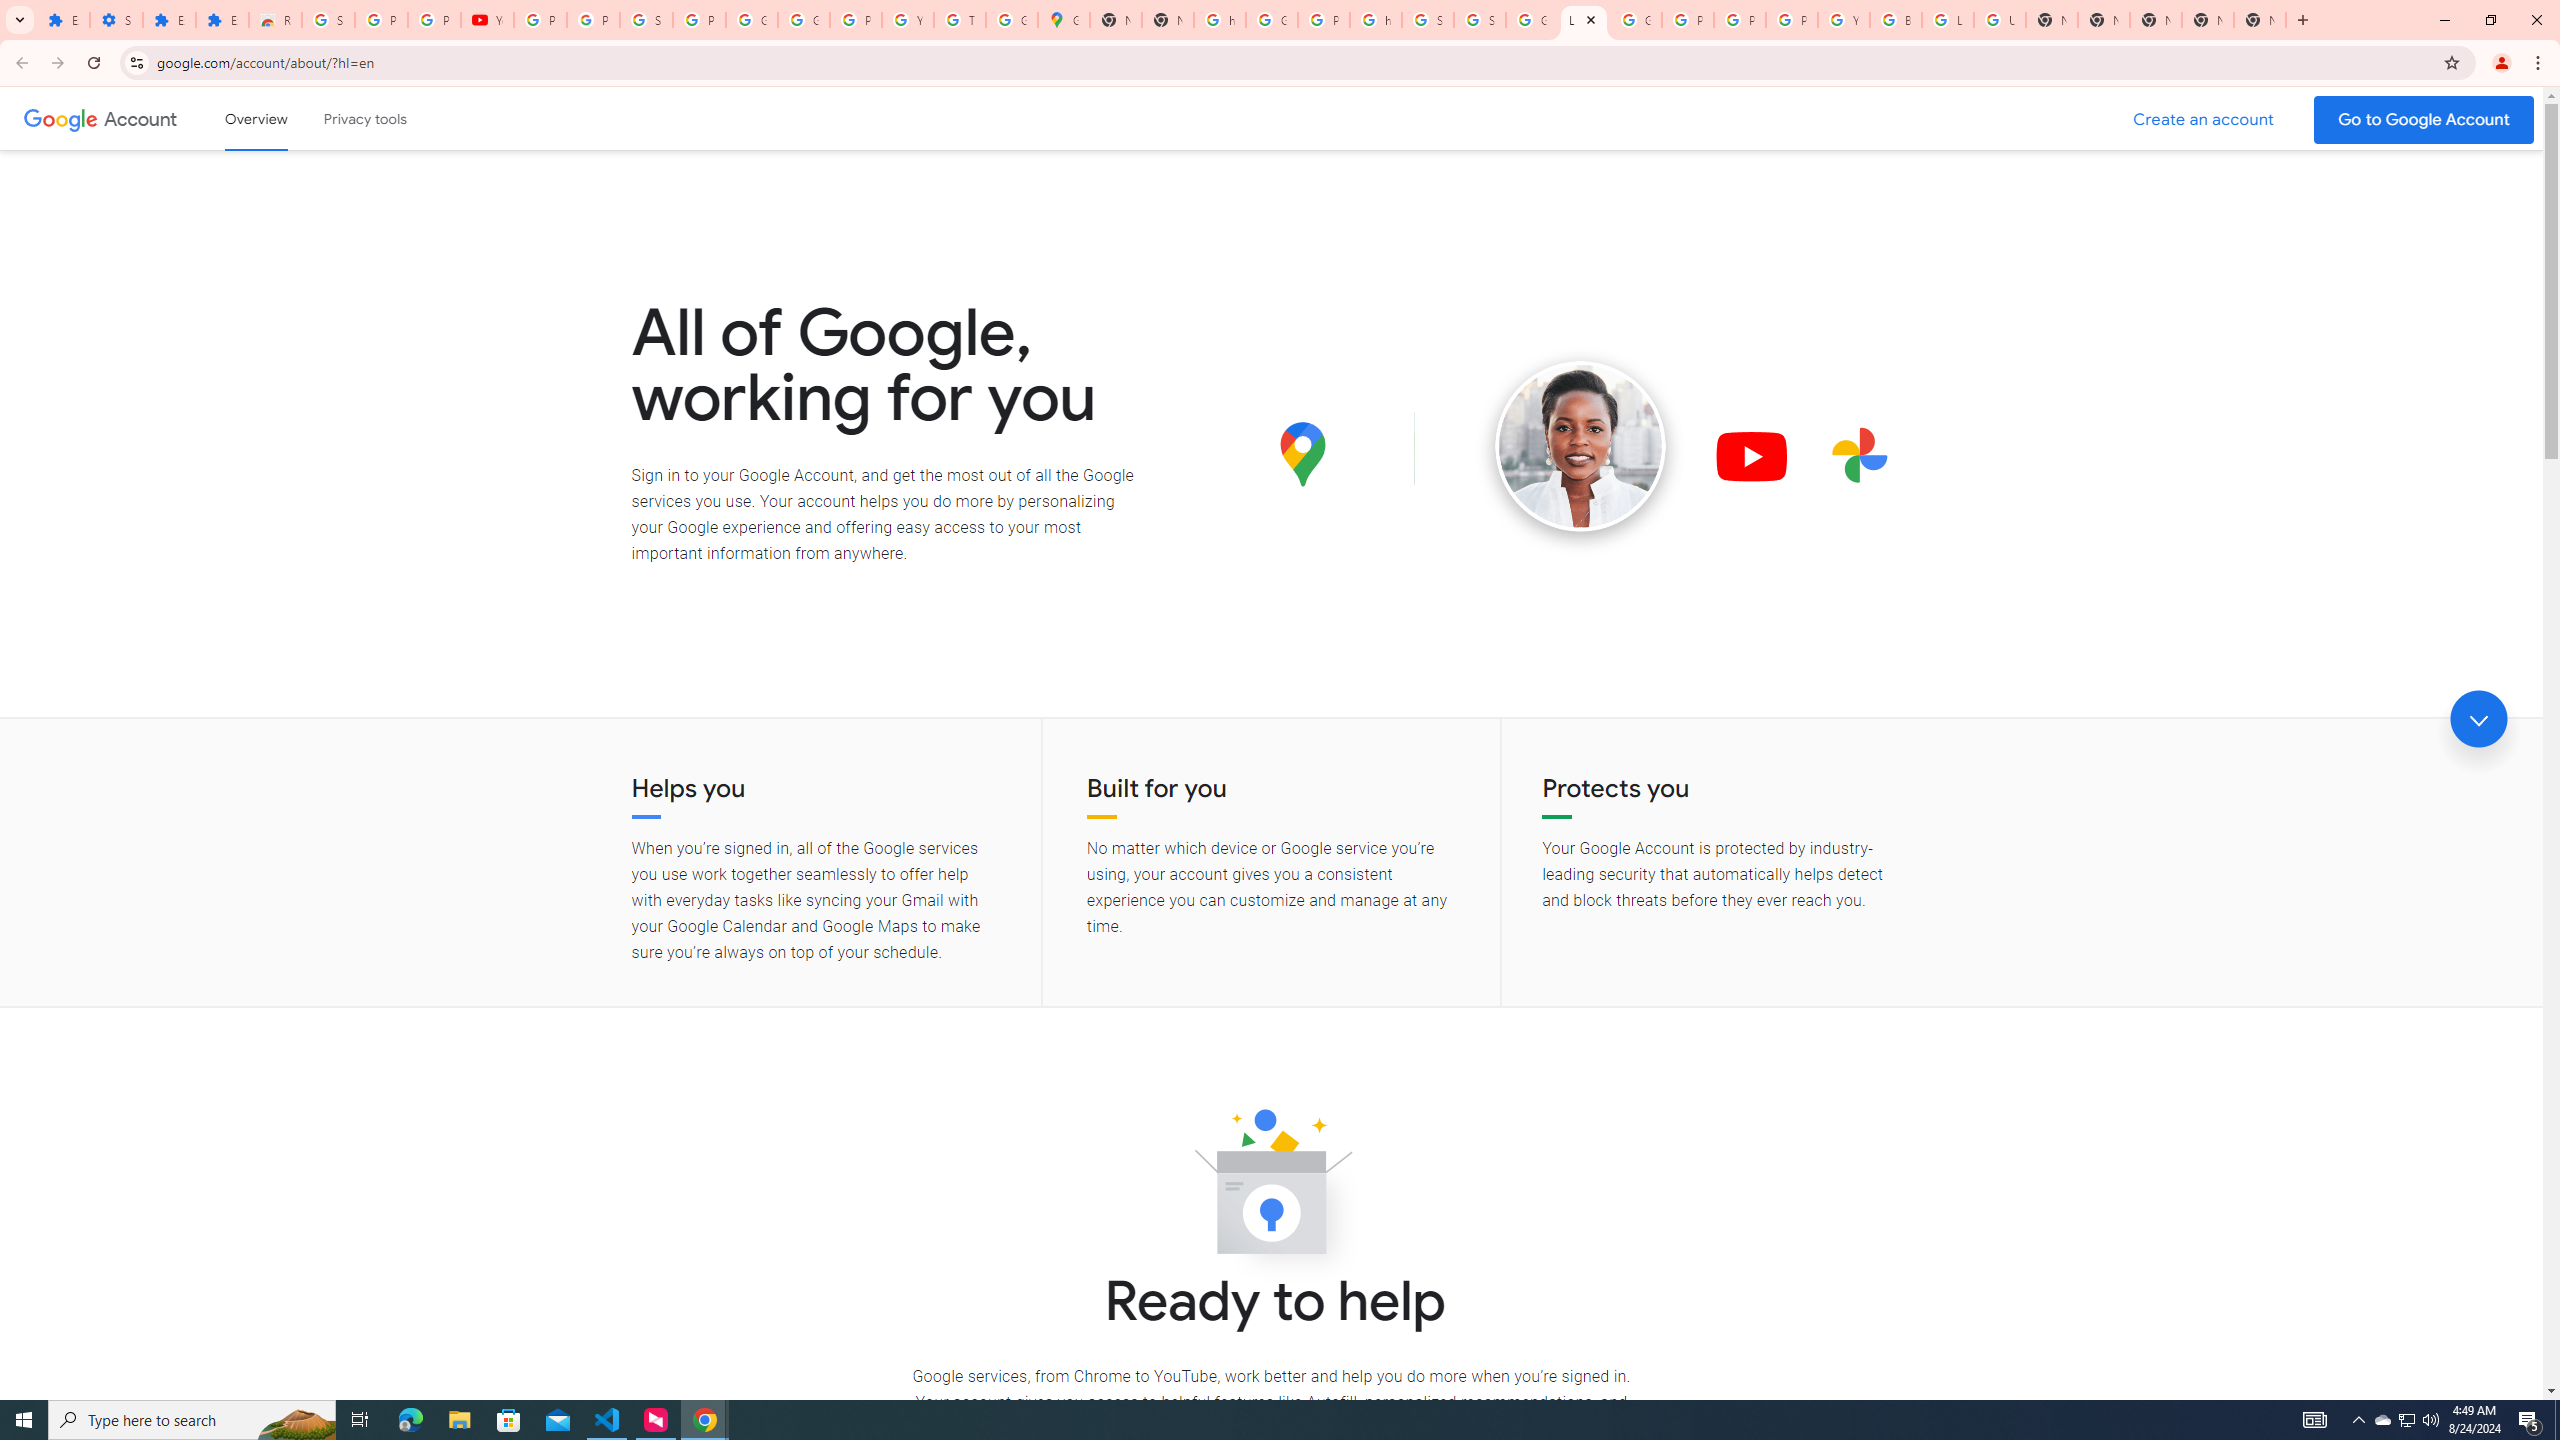  I want to click on 'YouTube', so click(486, 19).